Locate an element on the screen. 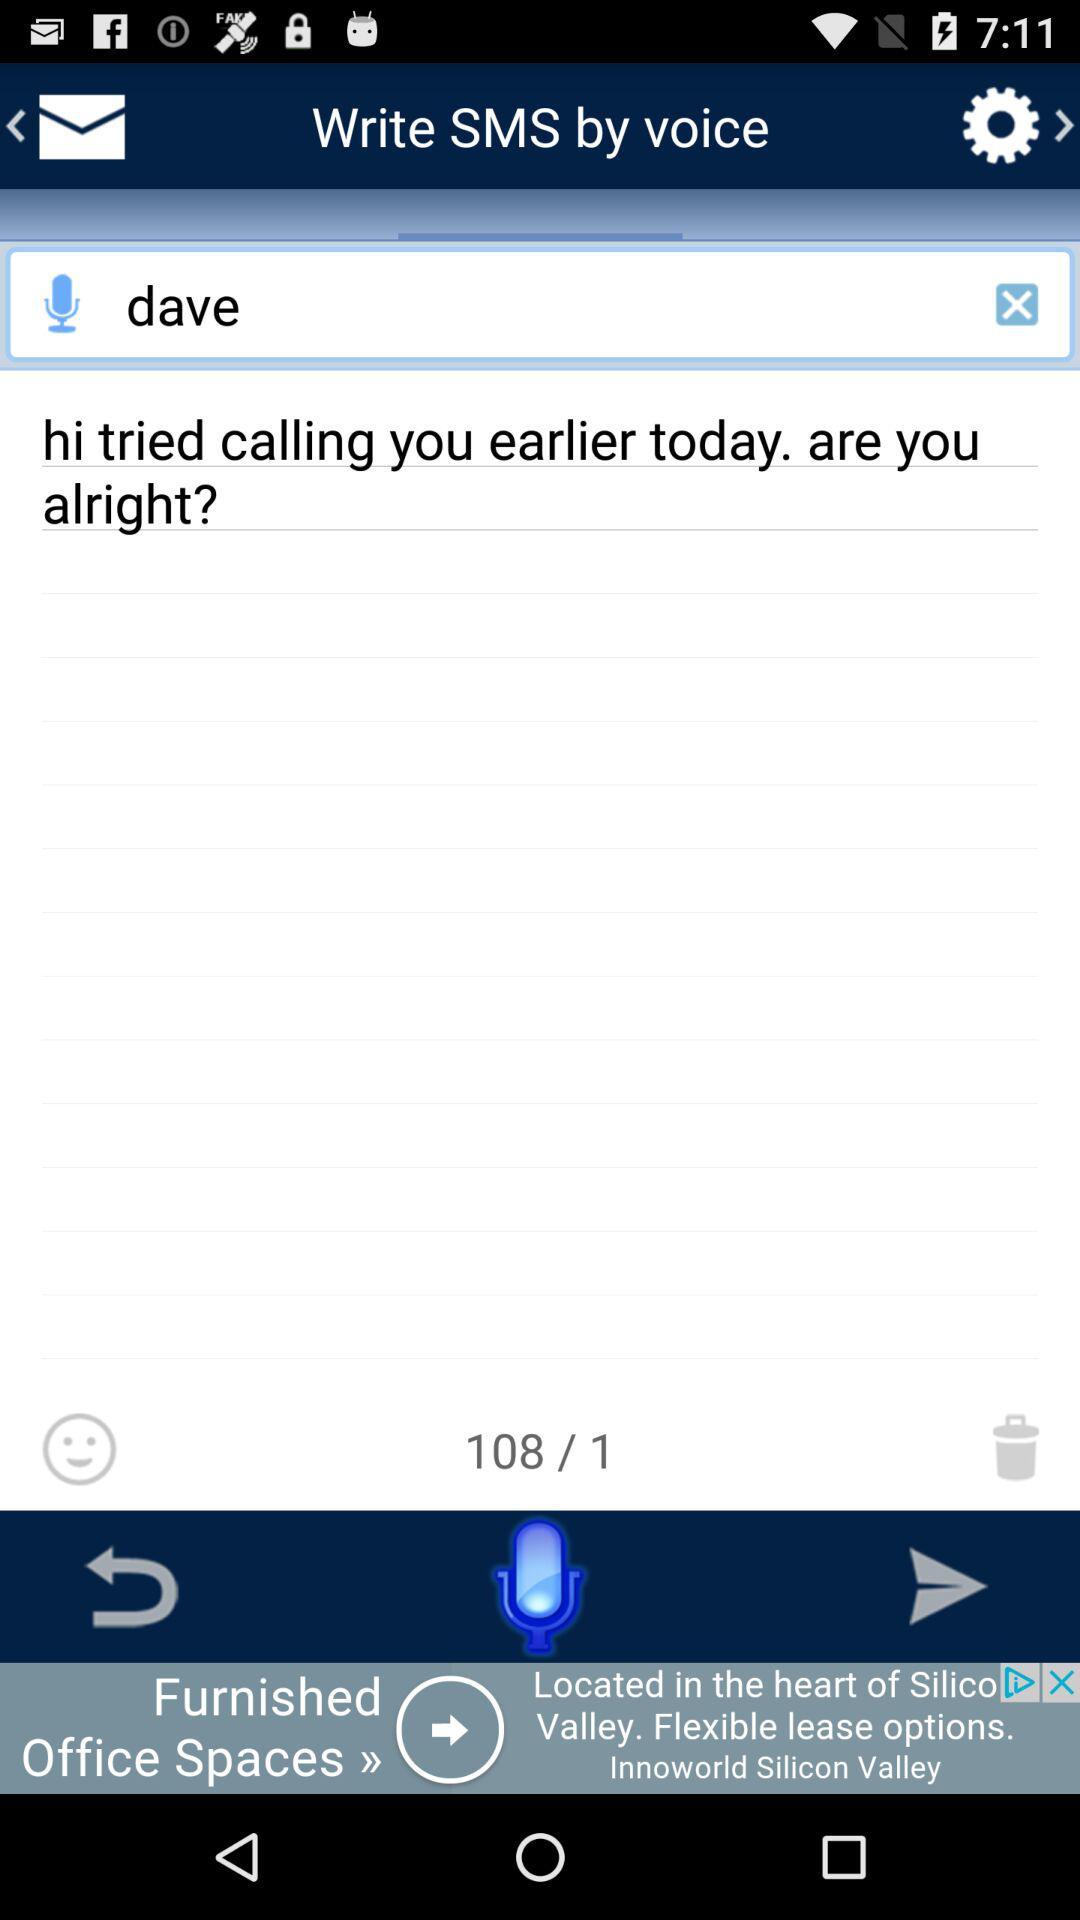  open an advertisement is located at coordinates (540, 1727).